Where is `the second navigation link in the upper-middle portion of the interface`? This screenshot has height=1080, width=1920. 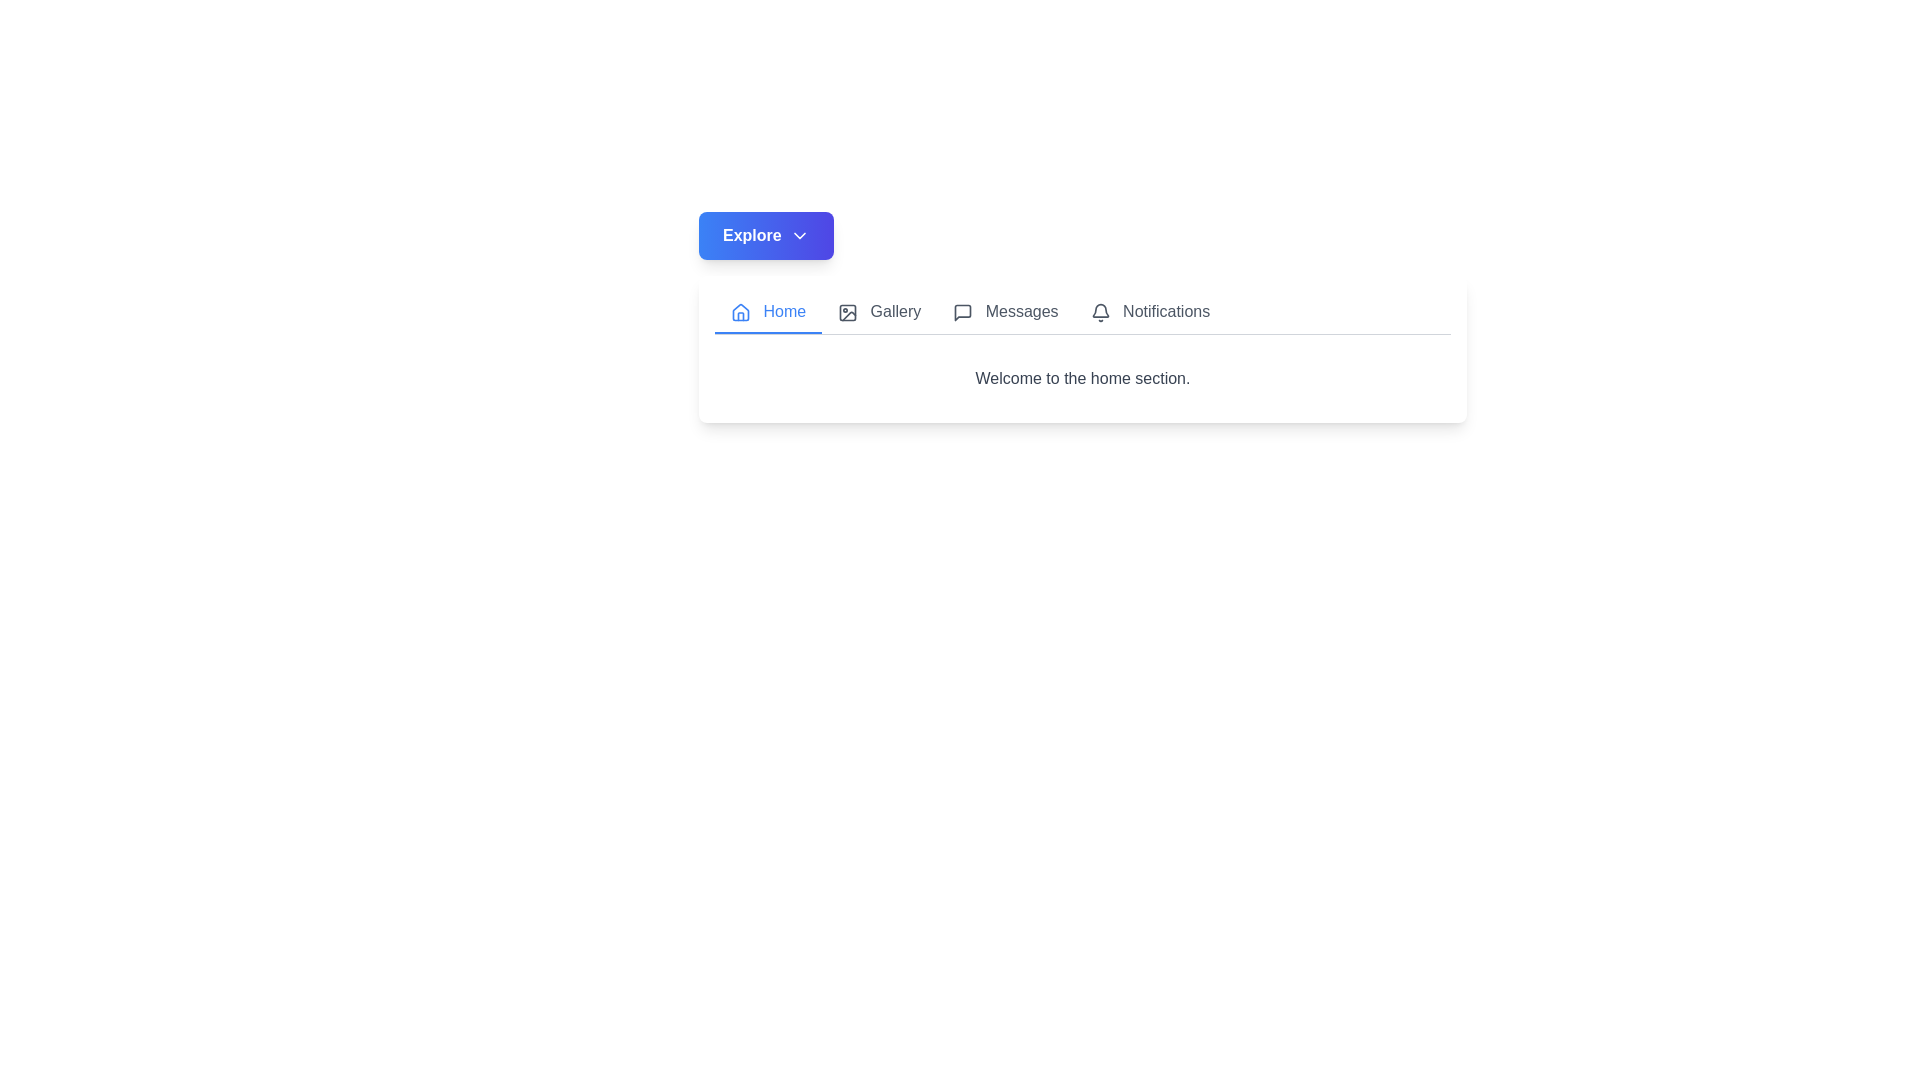
the second navigation link in the upper-middle portion of the interface is located at coordinates (879, 312).